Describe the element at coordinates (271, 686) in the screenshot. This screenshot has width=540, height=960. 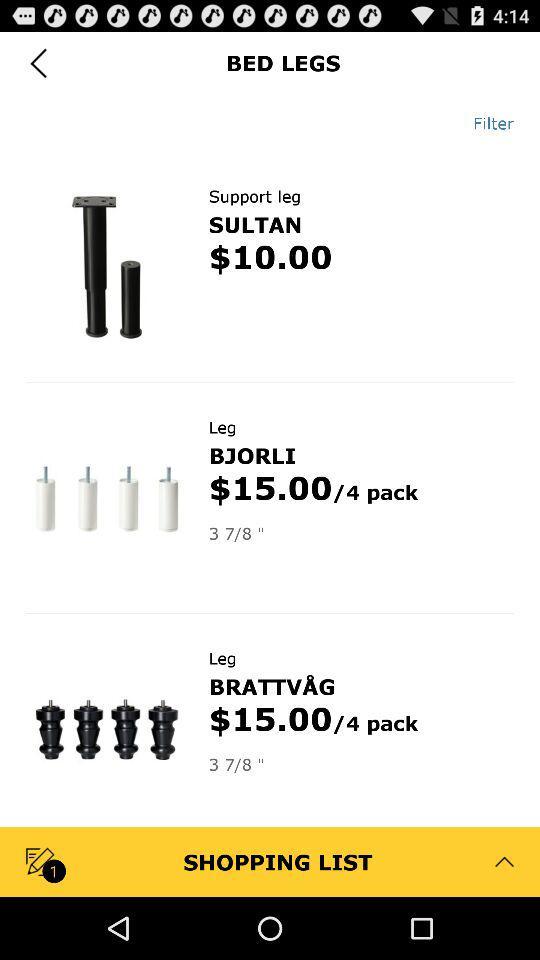
I see `icon below the leg app` at that location.